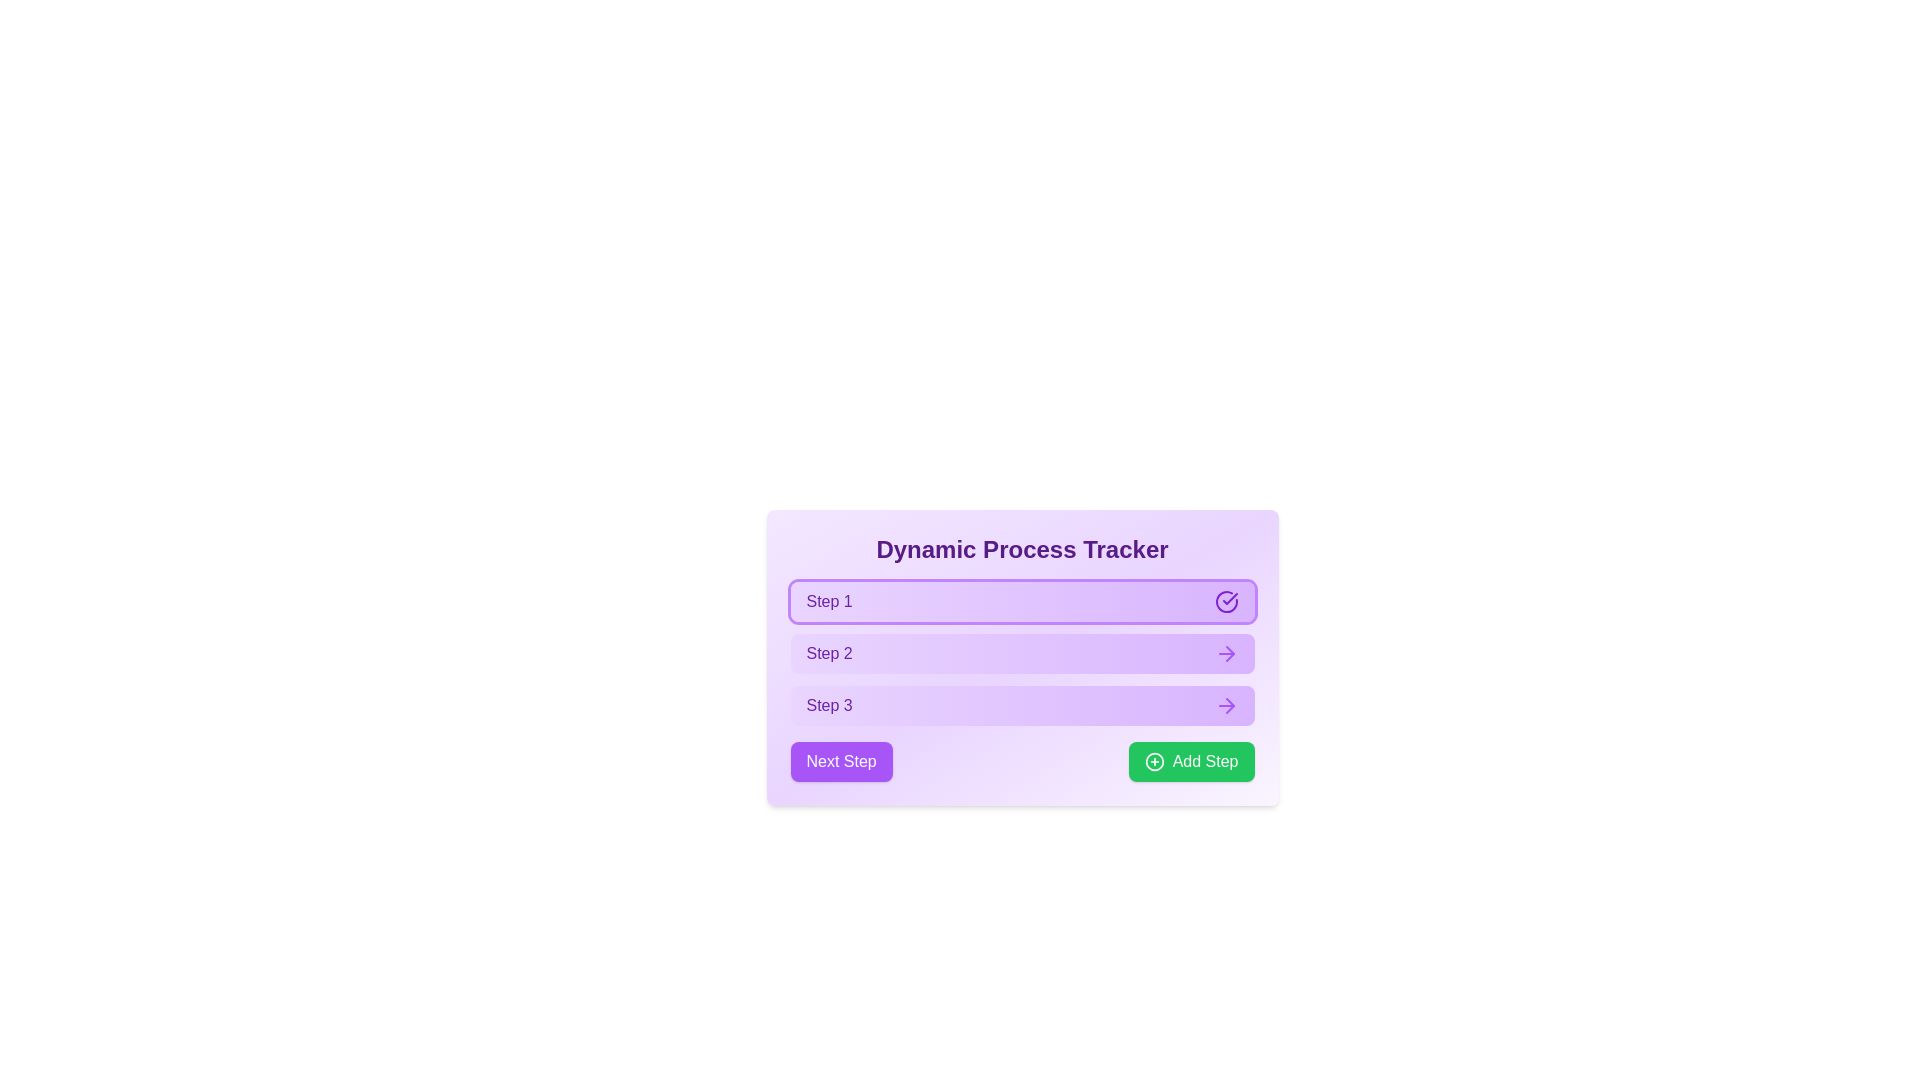 This screenshot has height=1080, width=1920. Describe the element at coordinates (1225, 704) in the screenshot. I see `the arrow icon located on the right side of the 'Step 3' section to proceed to the next step` at that location.